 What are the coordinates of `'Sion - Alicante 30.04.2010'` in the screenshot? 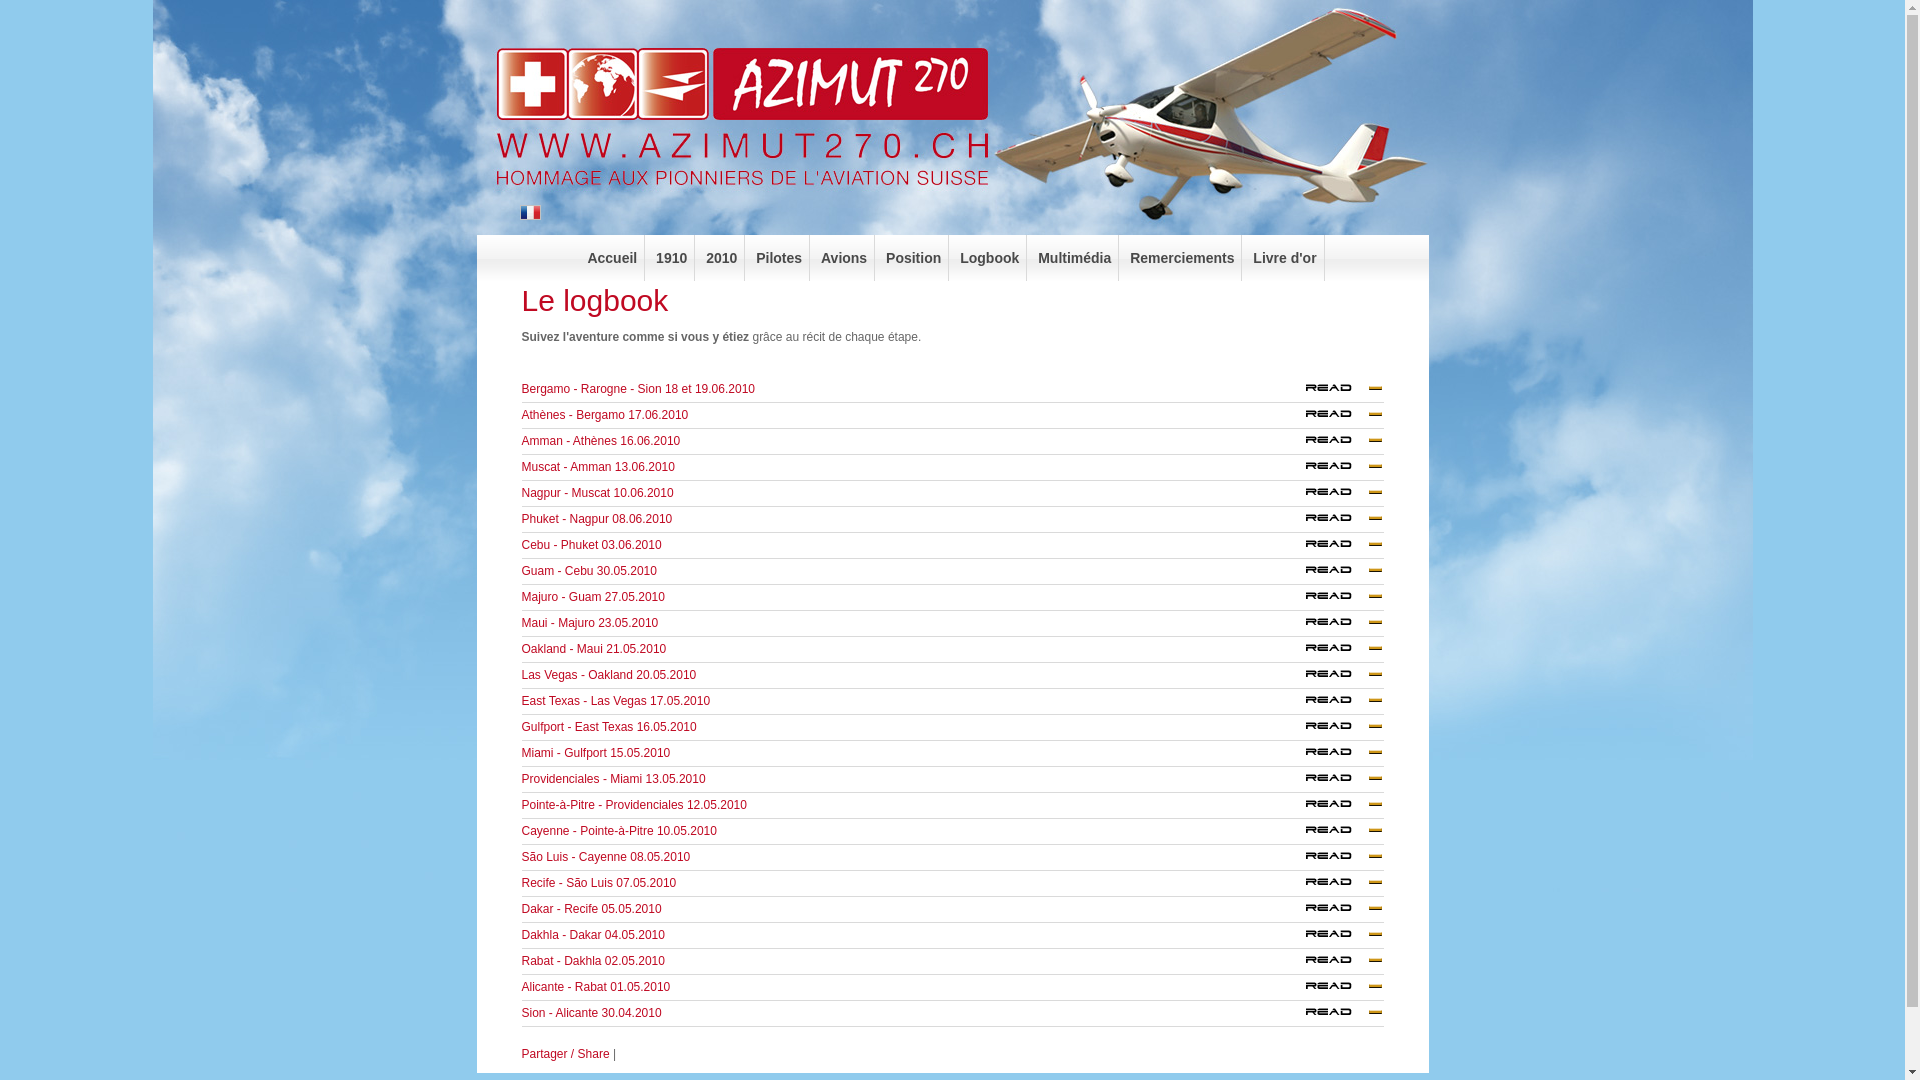 It's located at (1339, 1017).